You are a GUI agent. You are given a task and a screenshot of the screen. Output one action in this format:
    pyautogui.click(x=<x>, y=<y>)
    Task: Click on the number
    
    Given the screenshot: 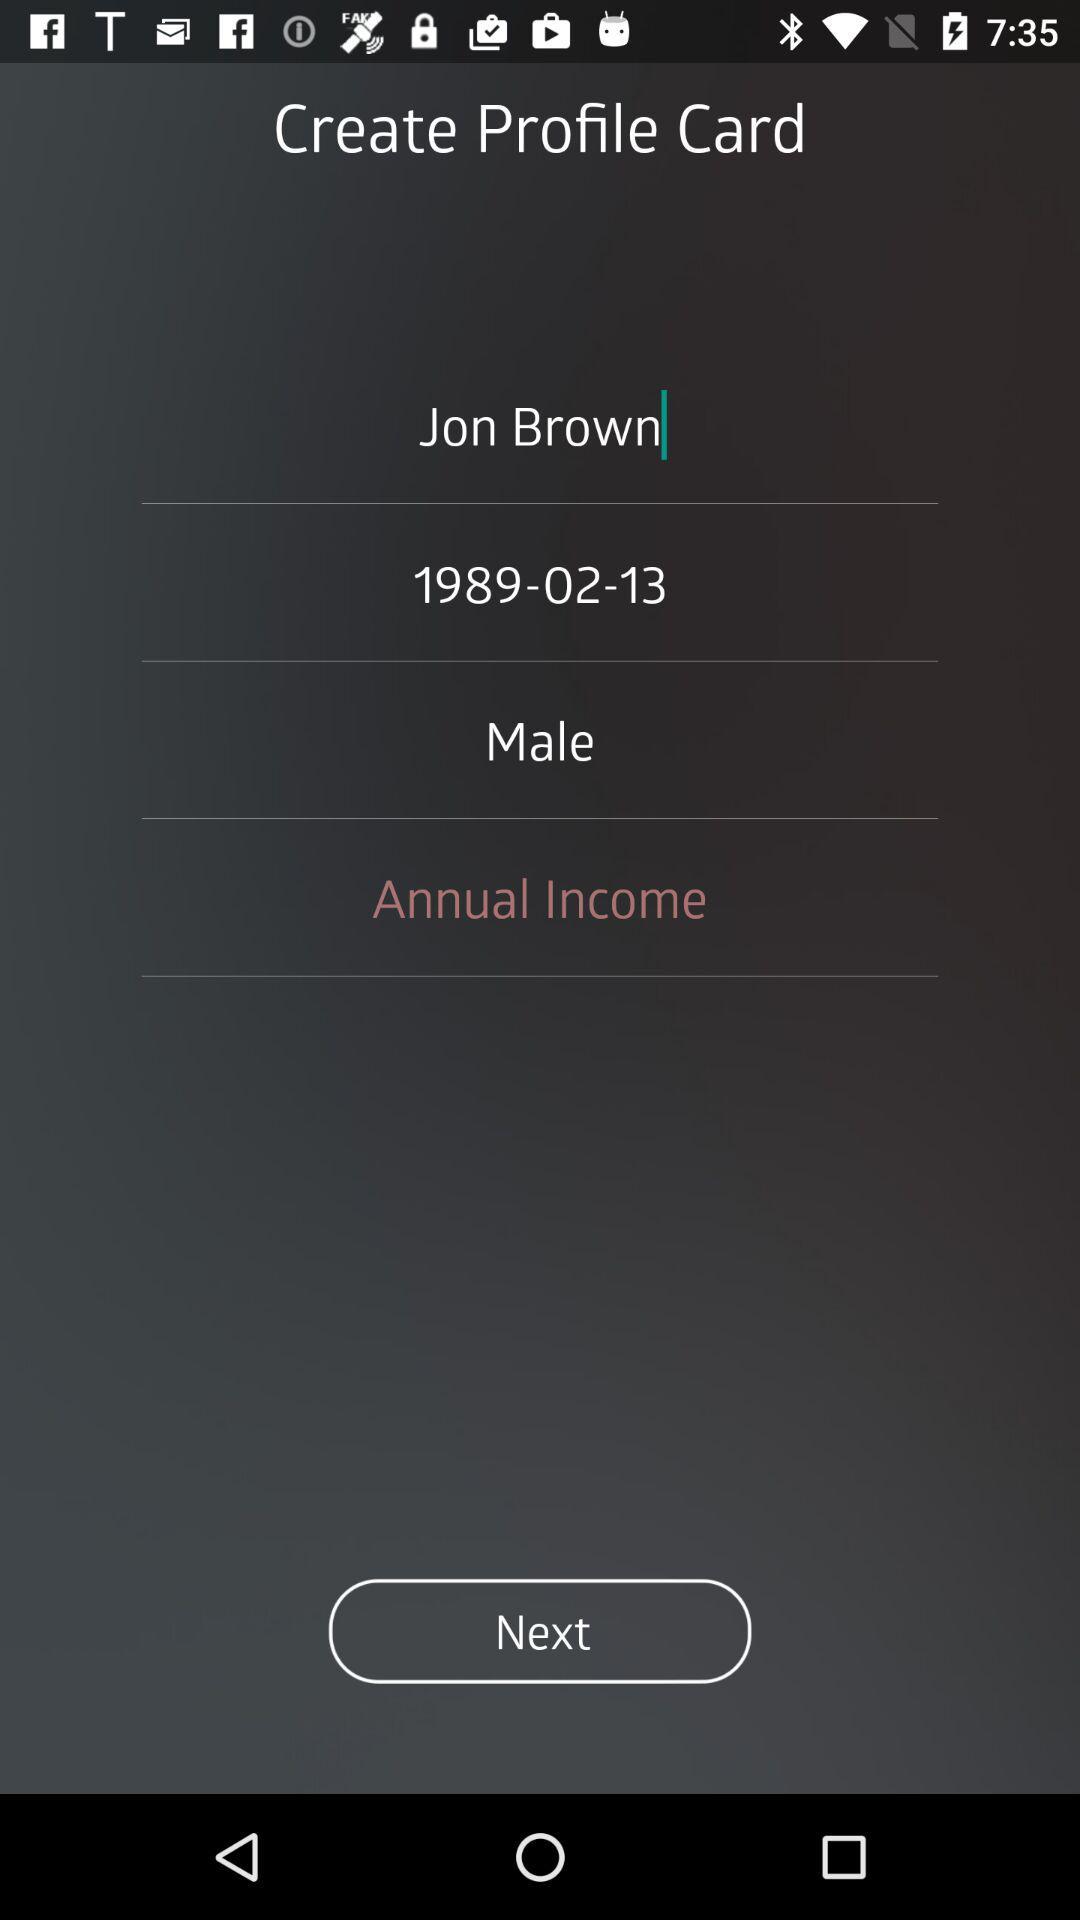 What is the action you would take?
    pyautogui.click(x=540, y=896)
    